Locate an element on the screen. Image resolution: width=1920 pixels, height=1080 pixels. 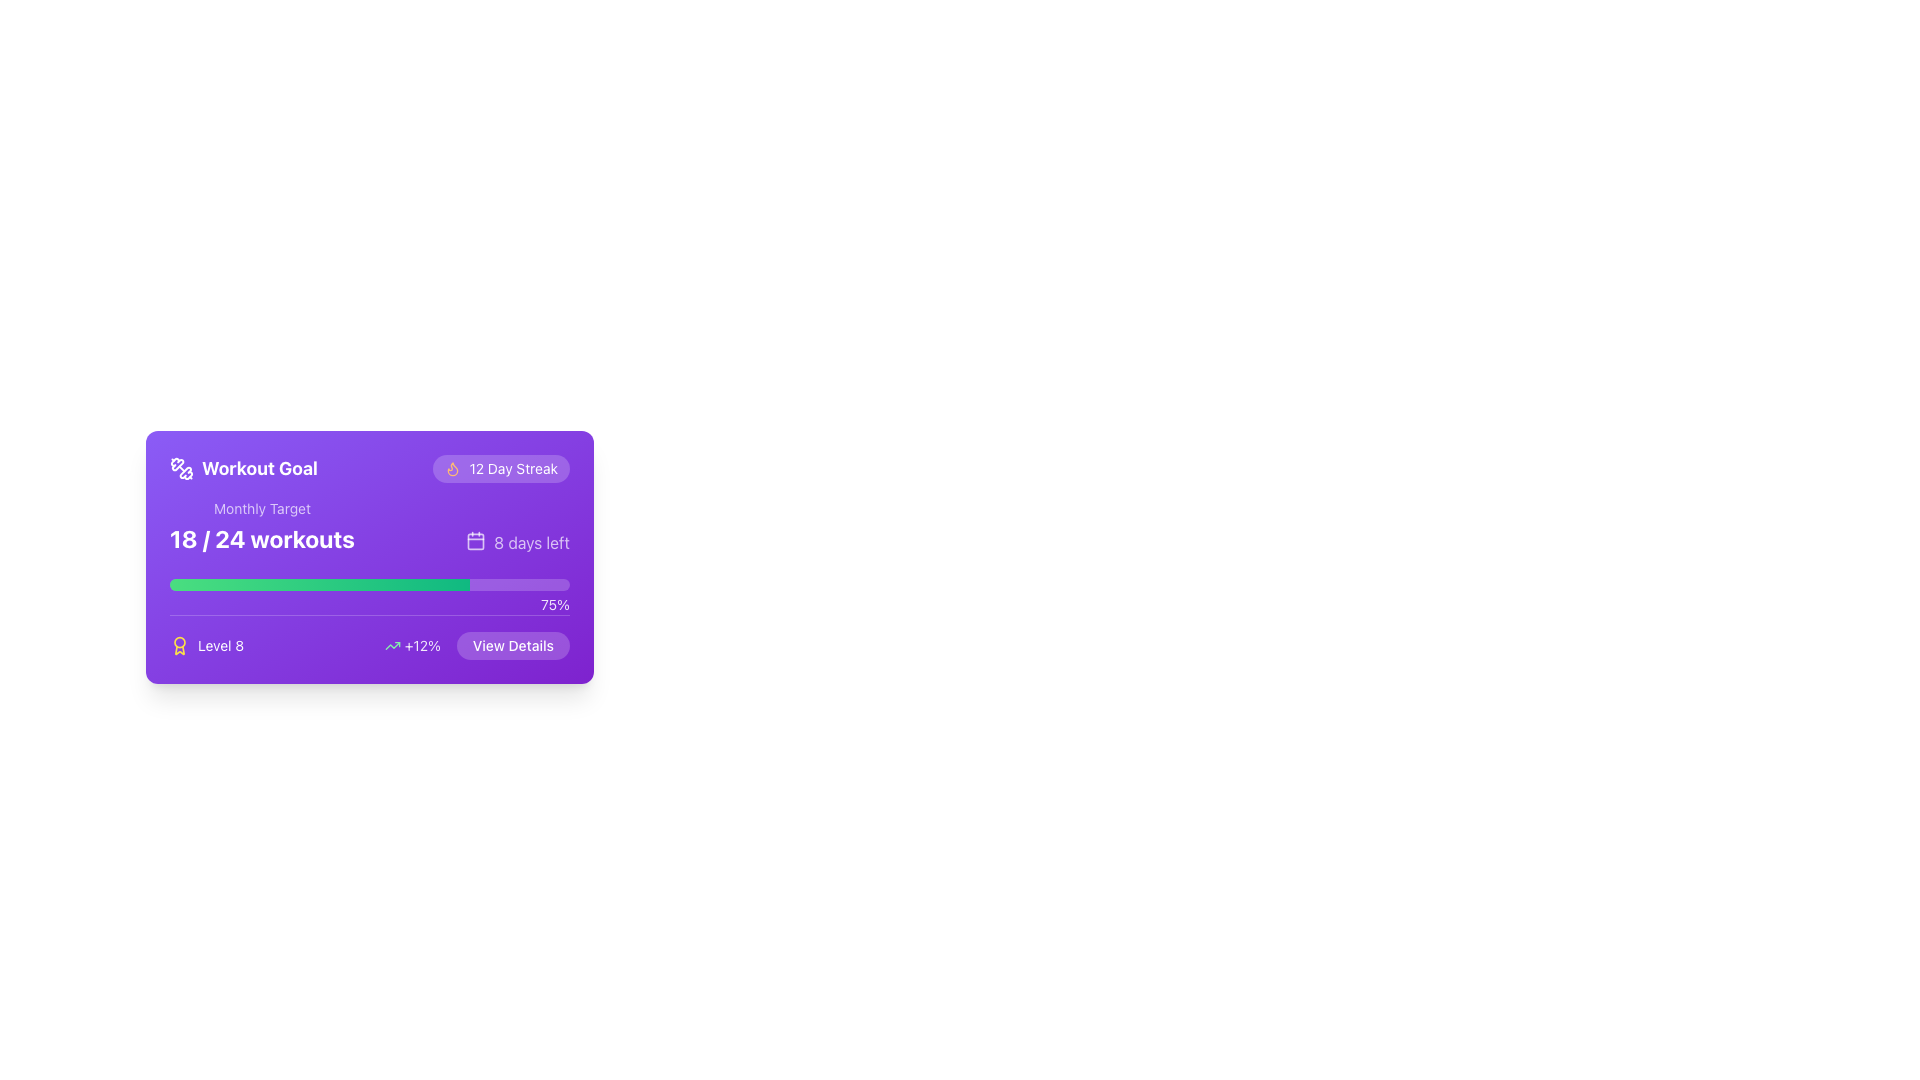
information displayed in the text label that shows '8 days left', which is positioned within a purple card layout, to the top-right of a calendar icon is located at coordinates (532, 543).